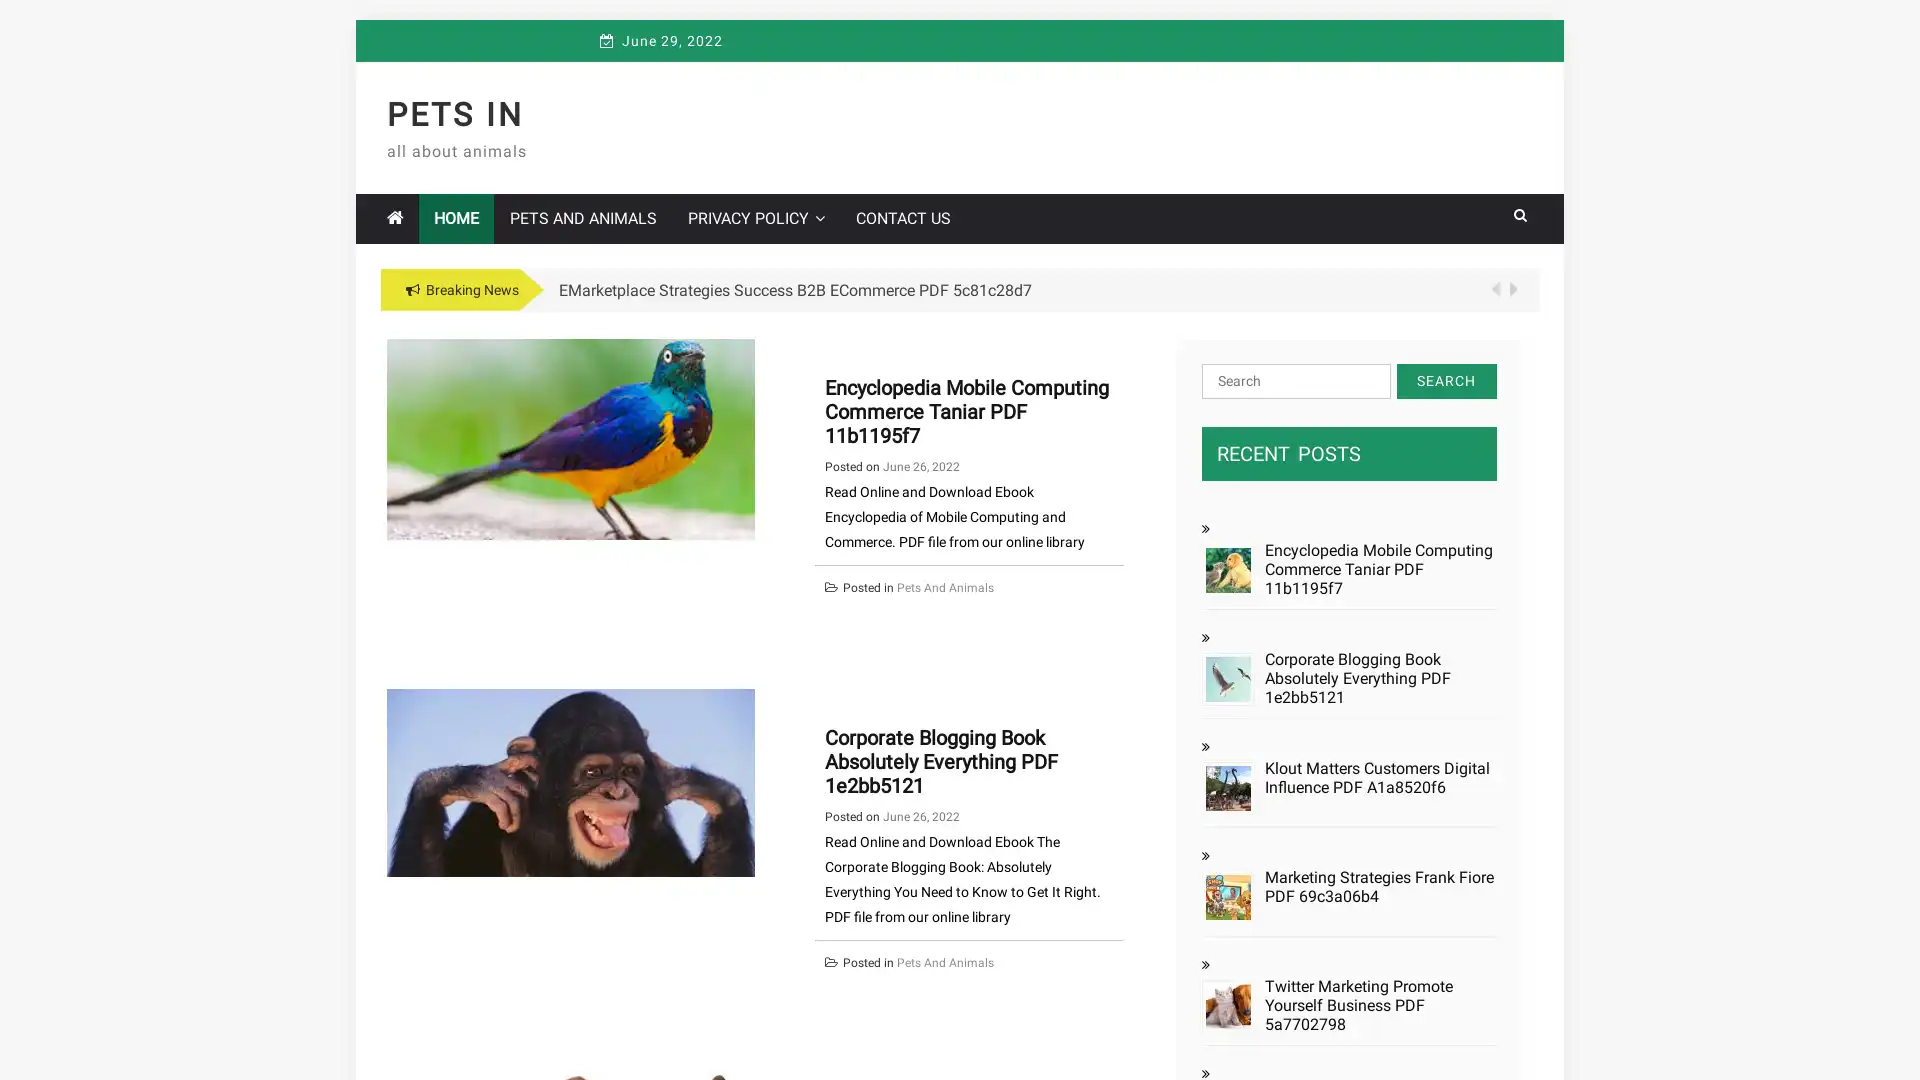  Describe the element at coordinates (1445, 380) in the screenshot. I see `Search` at that location.